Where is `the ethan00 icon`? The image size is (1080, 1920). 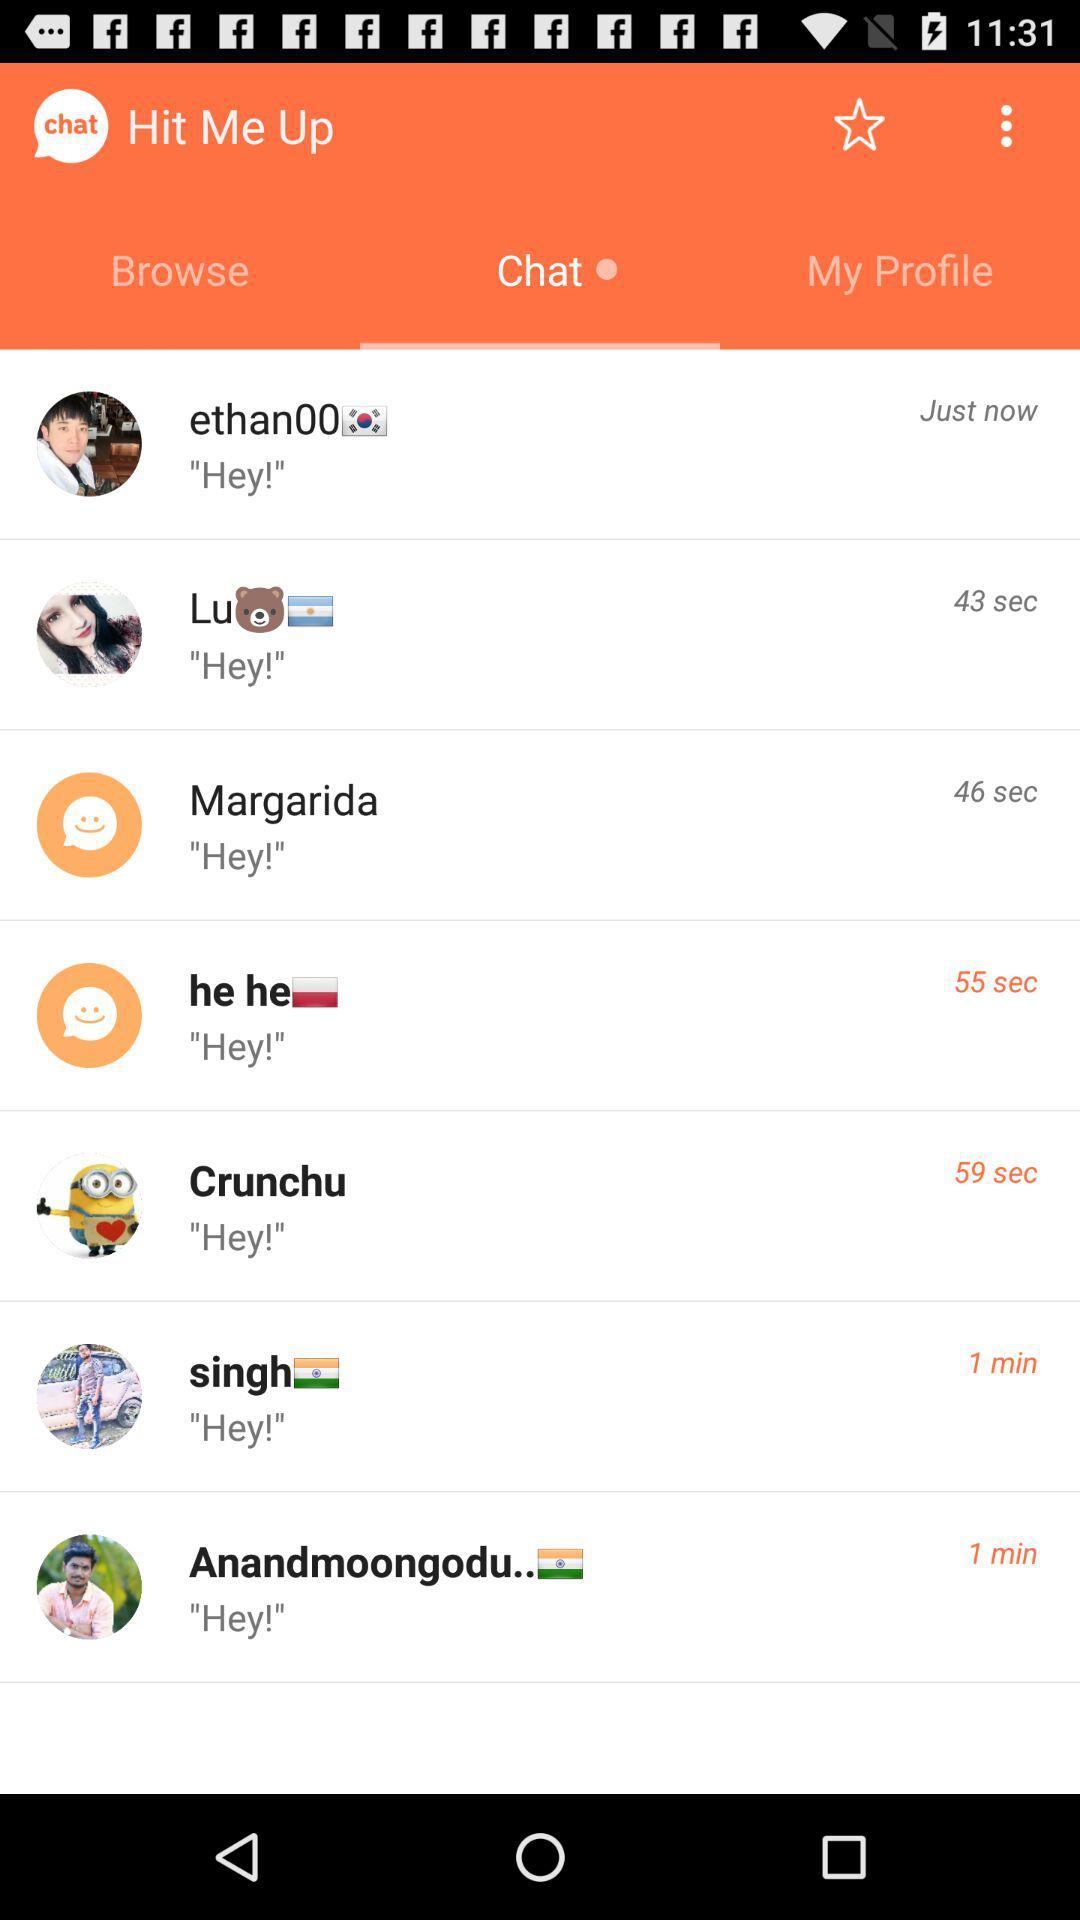 the ethan00 icon is located at coordinates (263, 416).